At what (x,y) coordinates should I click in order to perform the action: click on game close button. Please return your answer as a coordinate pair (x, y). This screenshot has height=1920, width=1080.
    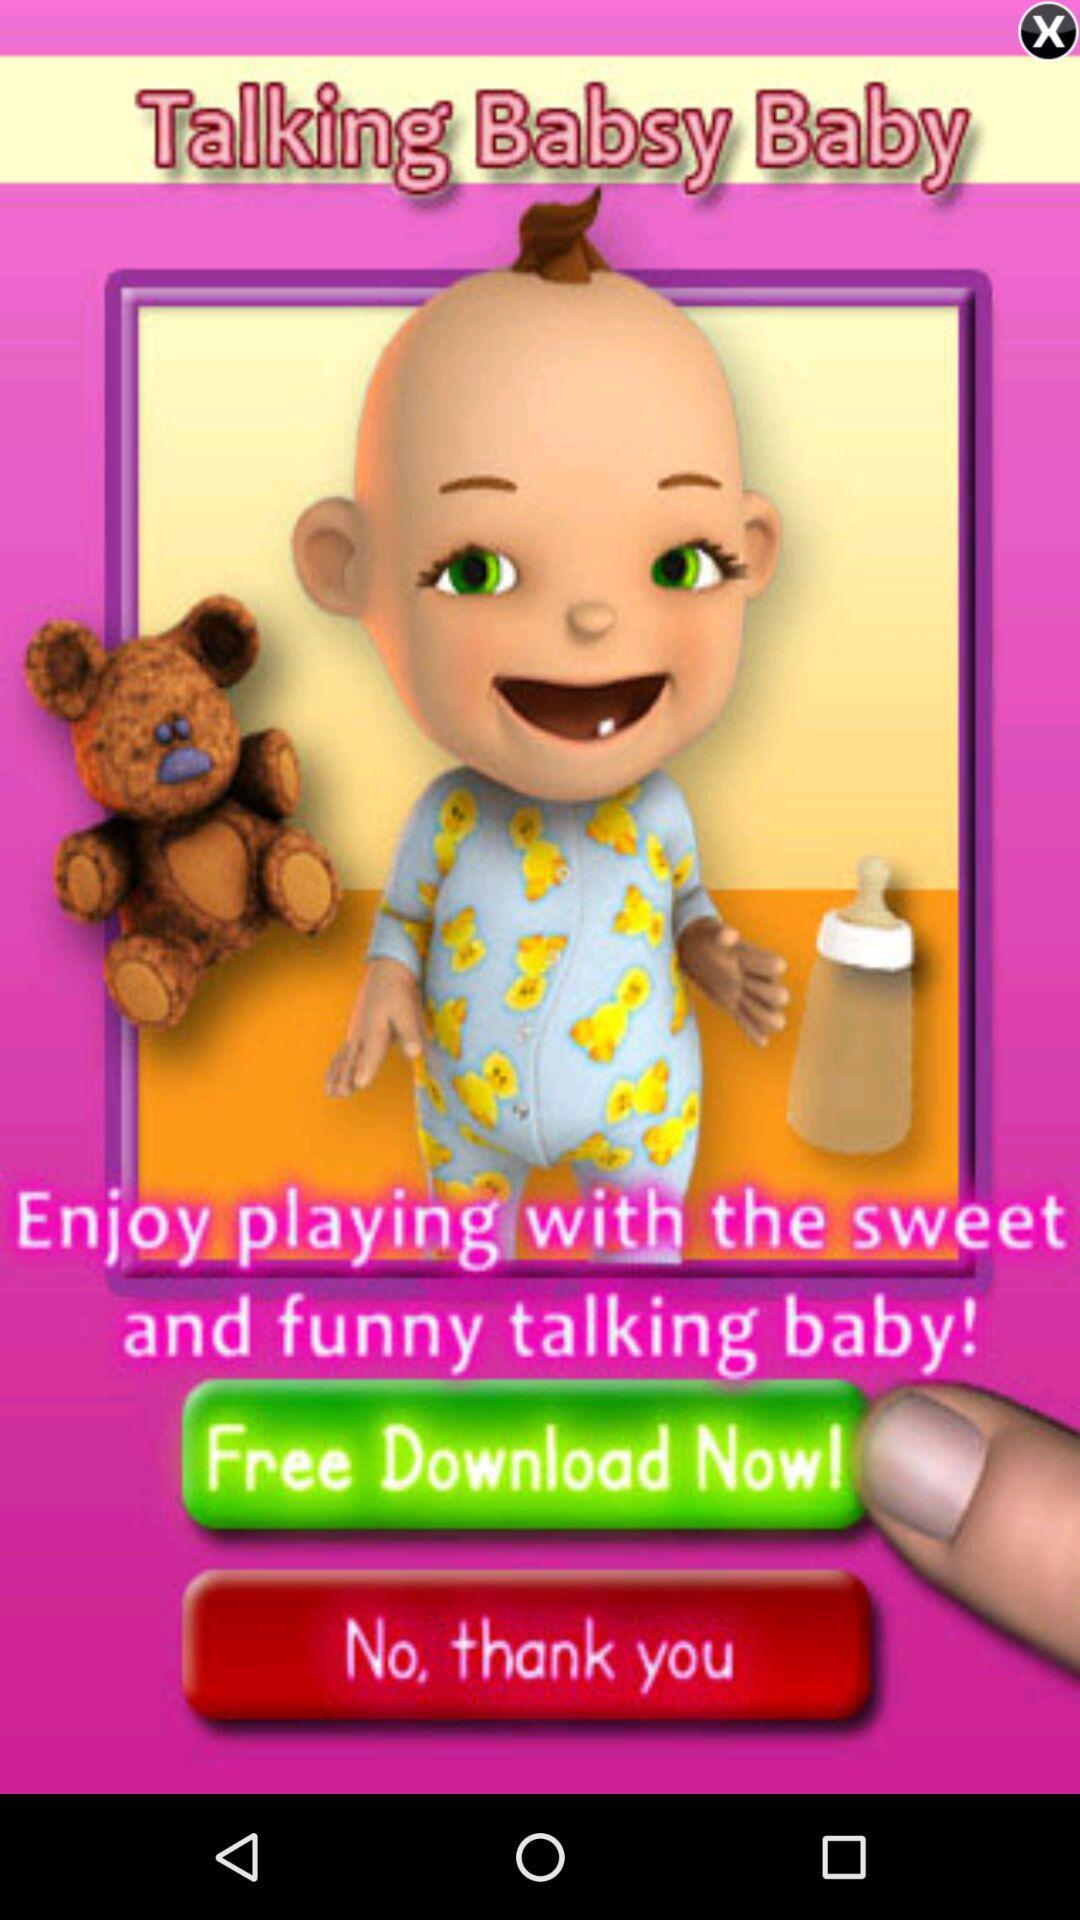
    Looking at the image, I should click on (1047, 31).